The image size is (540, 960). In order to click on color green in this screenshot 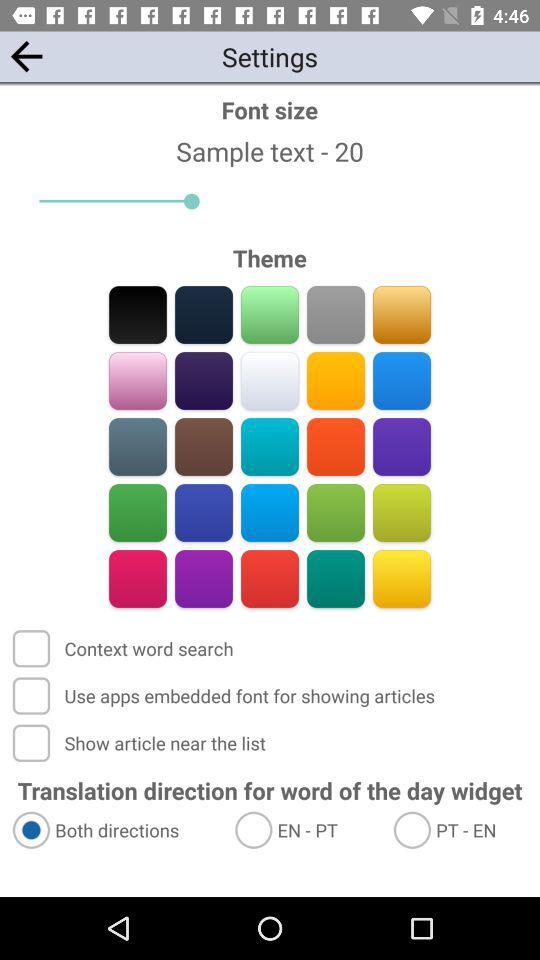, I will do `click(137, 512)`.